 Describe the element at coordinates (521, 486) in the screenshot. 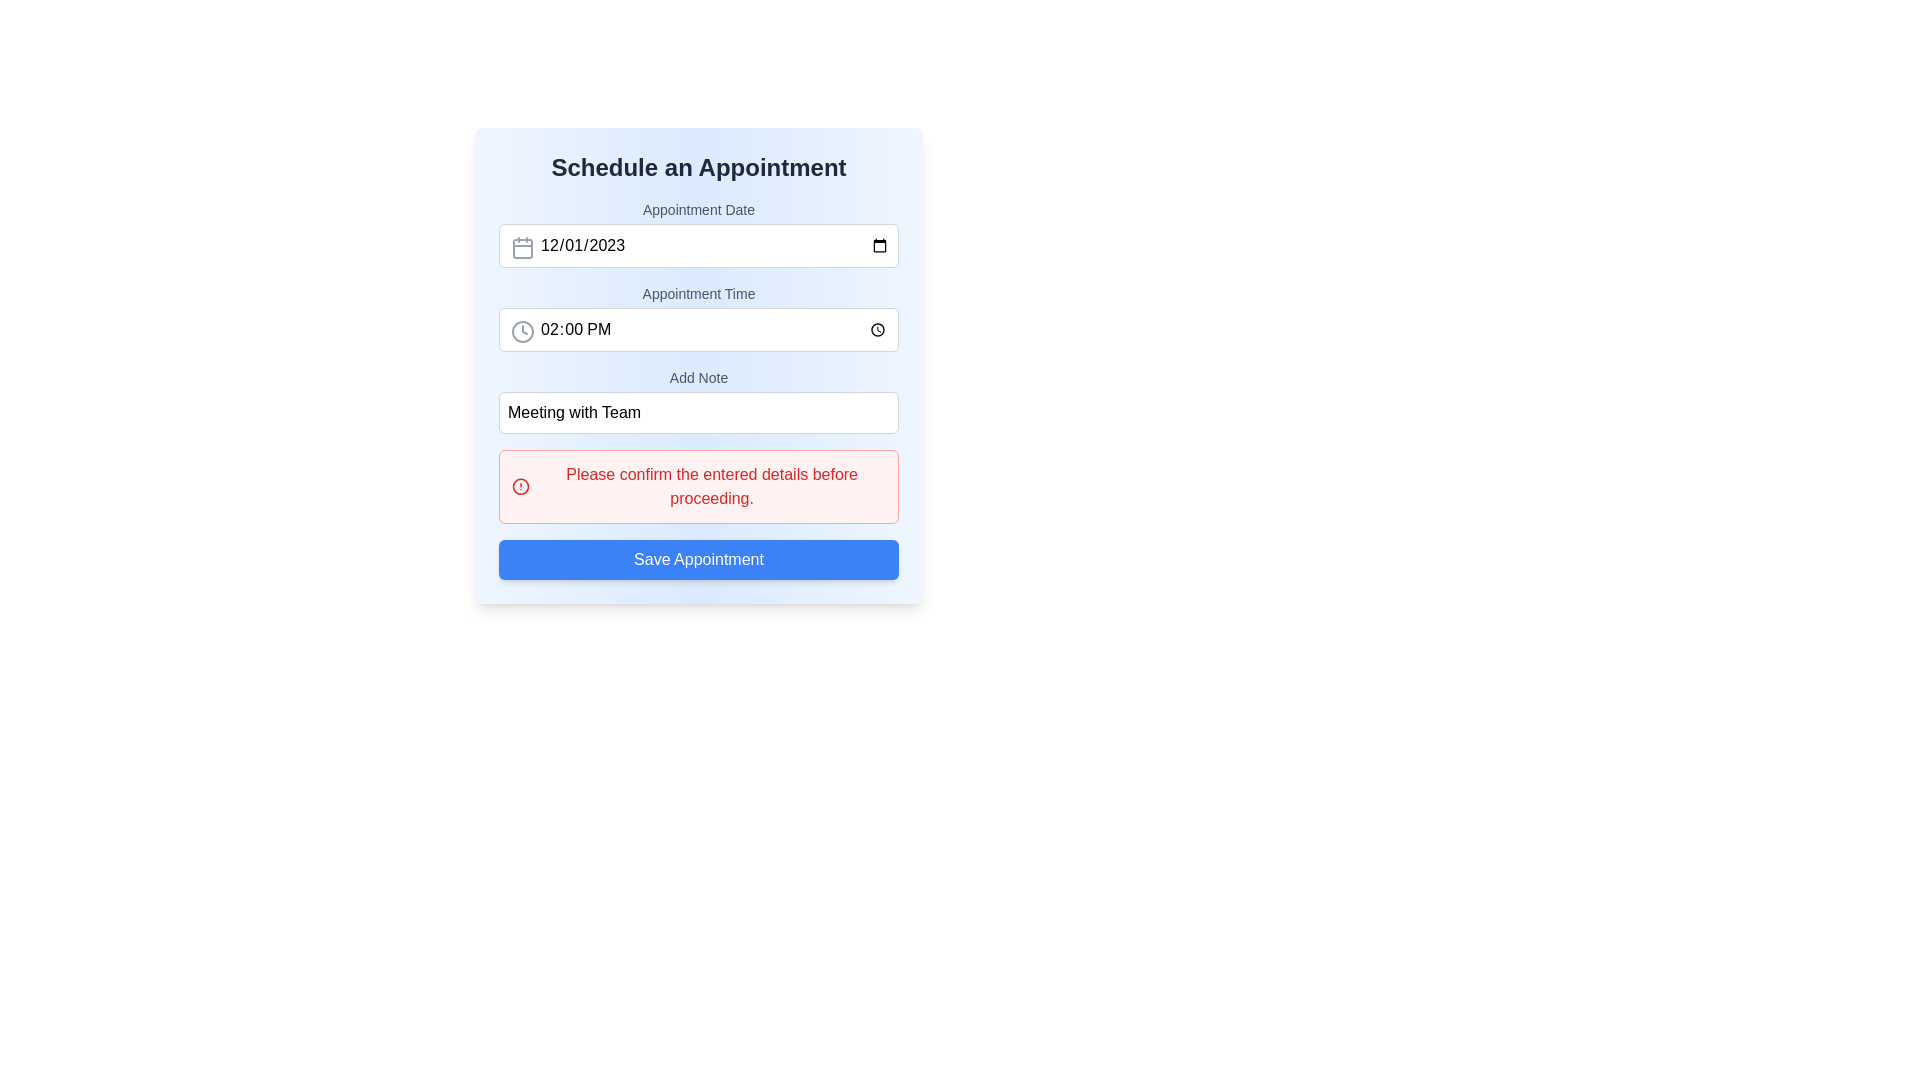

I see `the circular icon located to the left of the warning message 'Please confirm the entered details before proceeding.'` at that location.